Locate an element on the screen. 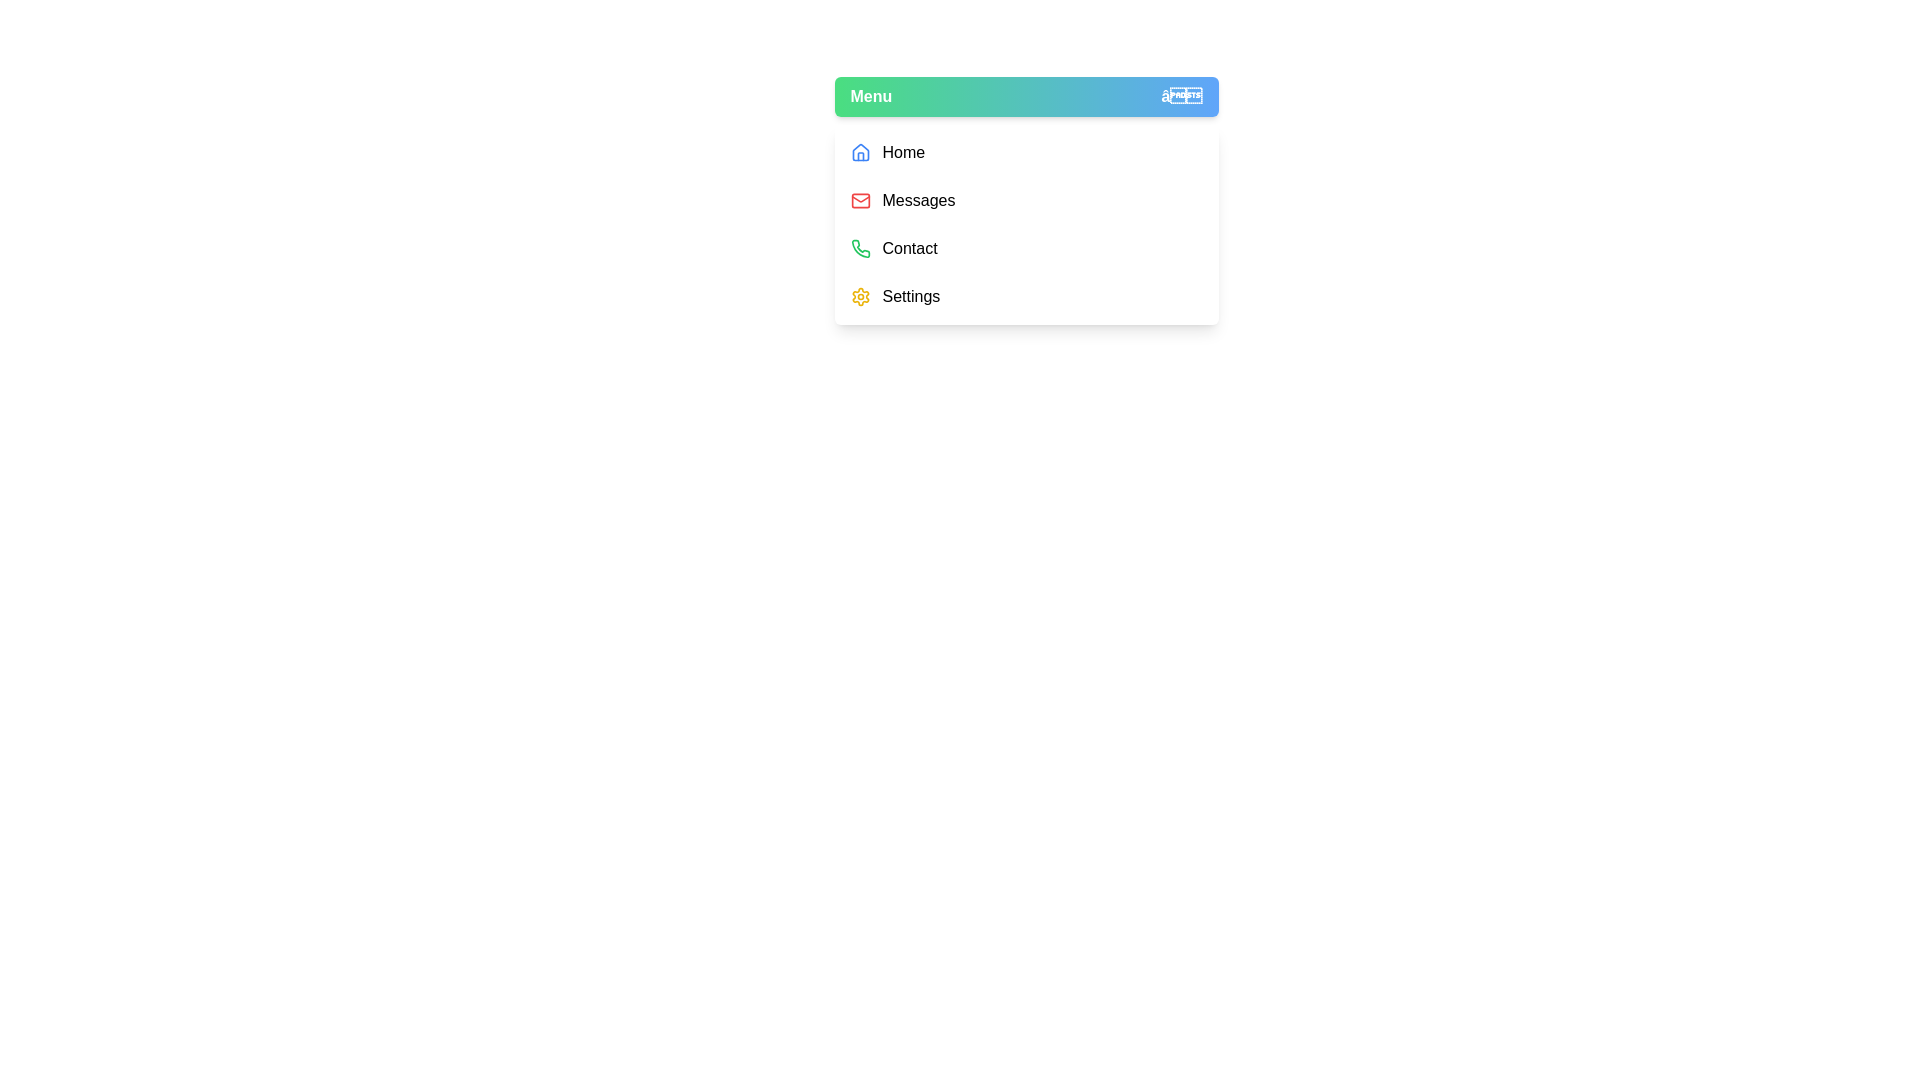 The image size is (1920, 1080). button to toggle the menu visibility is located at coordinates (1026, 96).